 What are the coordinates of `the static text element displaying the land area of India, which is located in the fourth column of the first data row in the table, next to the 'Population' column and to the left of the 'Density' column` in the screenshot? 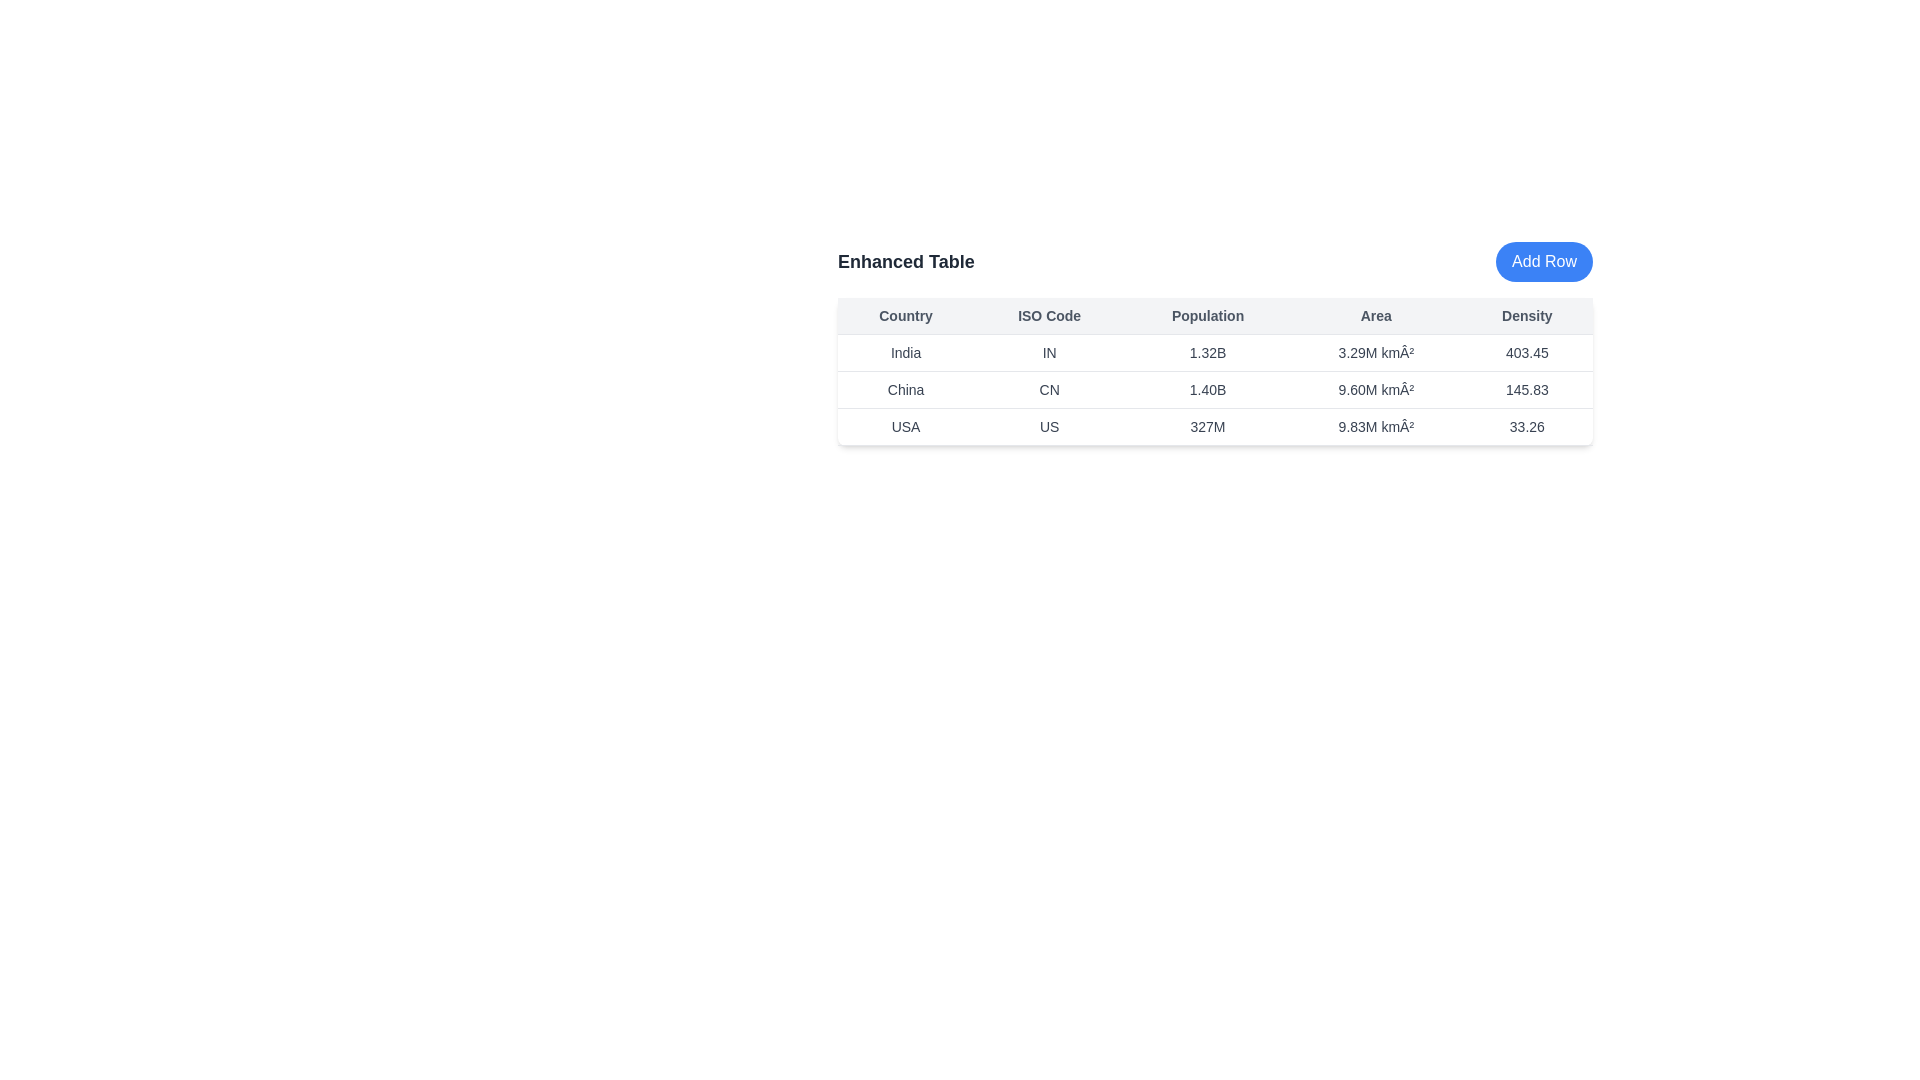 It's located at (1375, 352).